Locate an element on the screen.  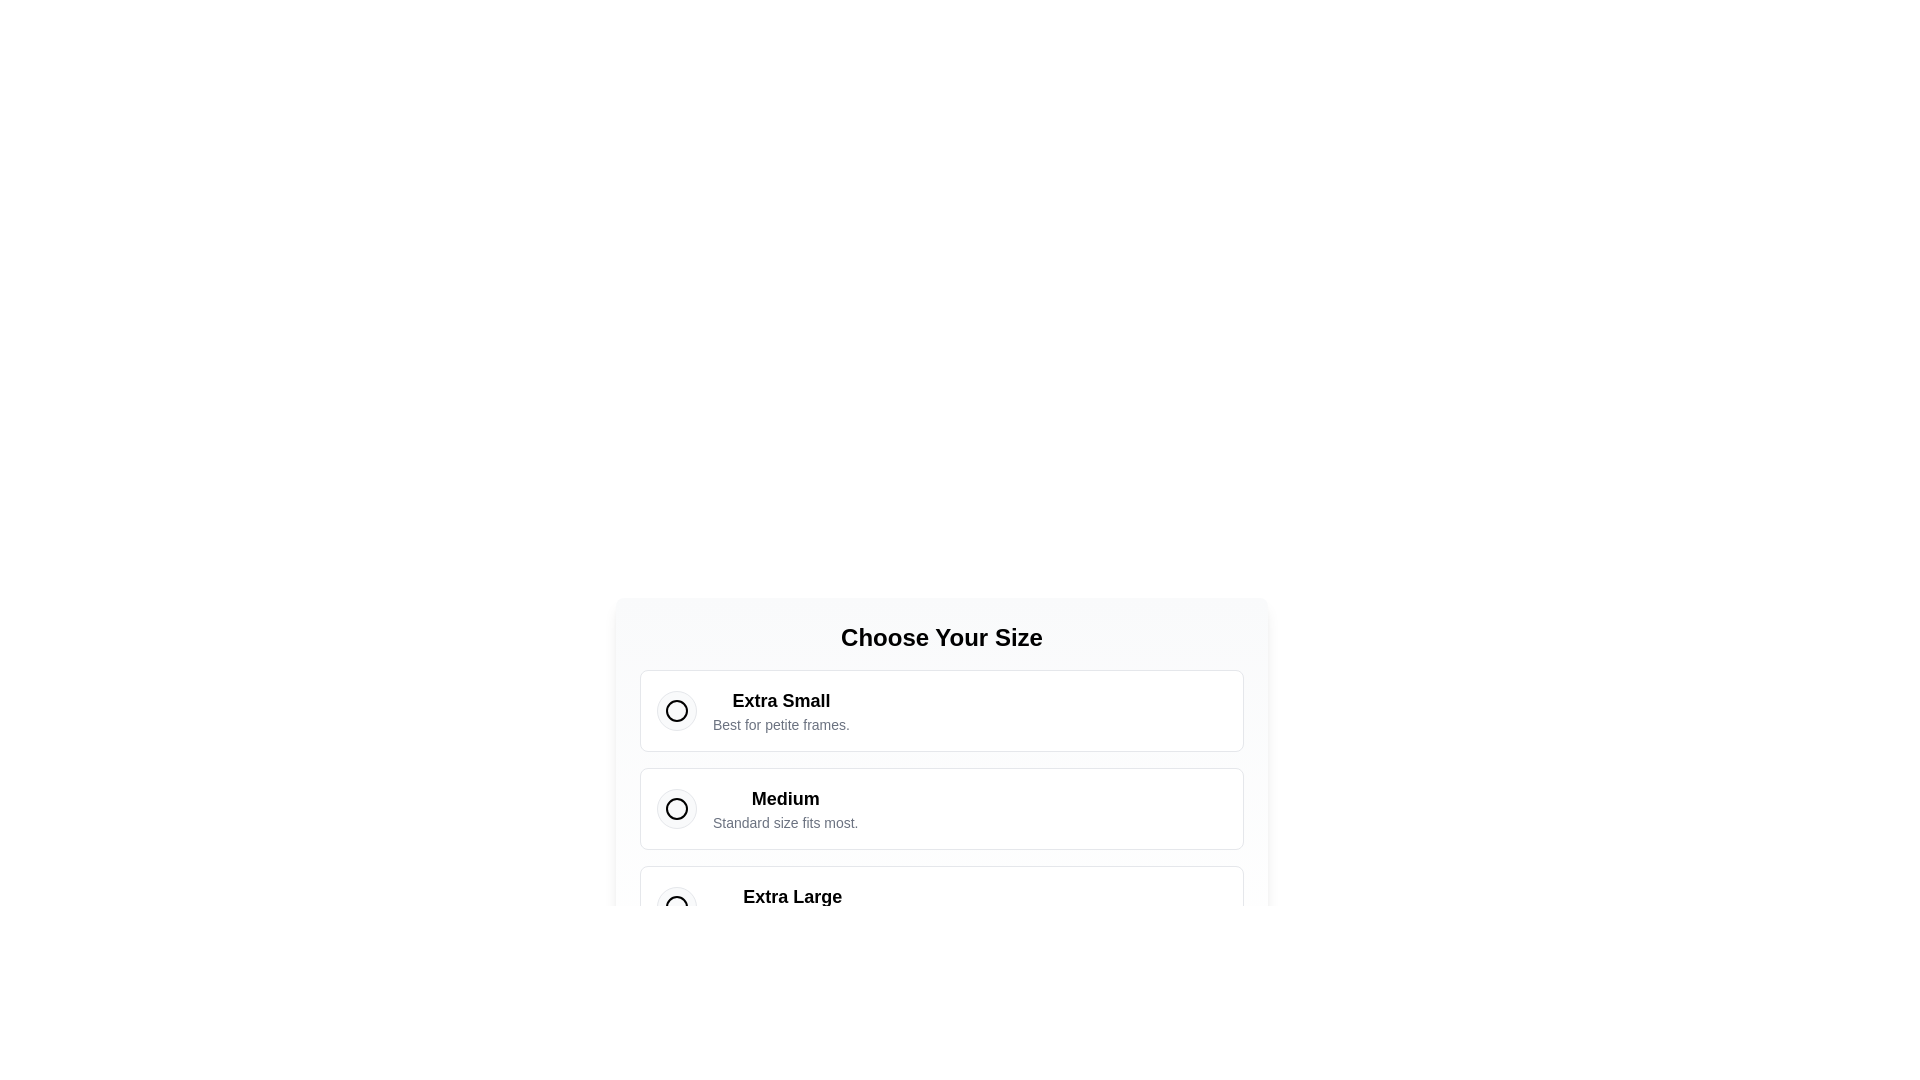
the SVG Circle representing the selected state for the 'Medium' size radio button in the 'Choose Your Size' options is located at coordinates (676, 808).